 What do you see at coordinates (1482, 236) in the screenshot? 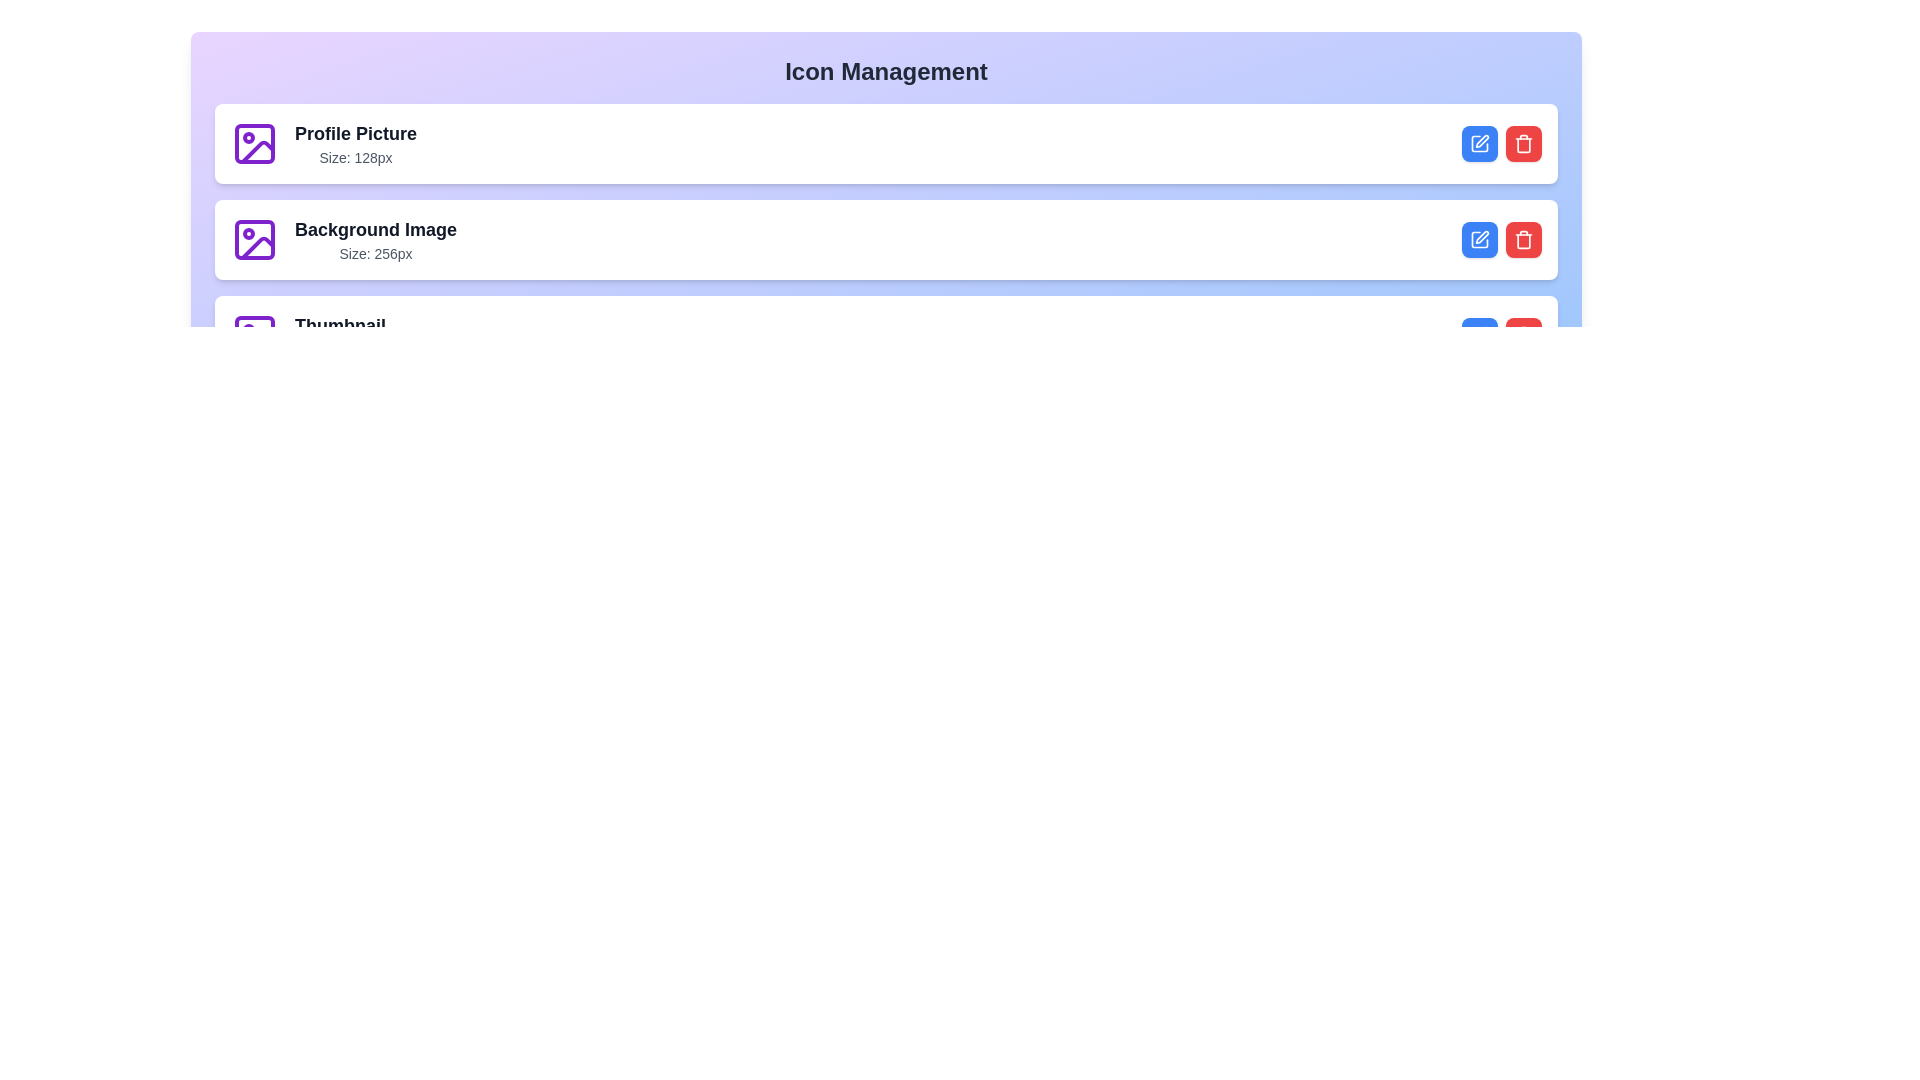
I see `the secondary icon button for modifying or editing the associated item in the list, located on the right side of the row` at bounding box center [1482, 236].